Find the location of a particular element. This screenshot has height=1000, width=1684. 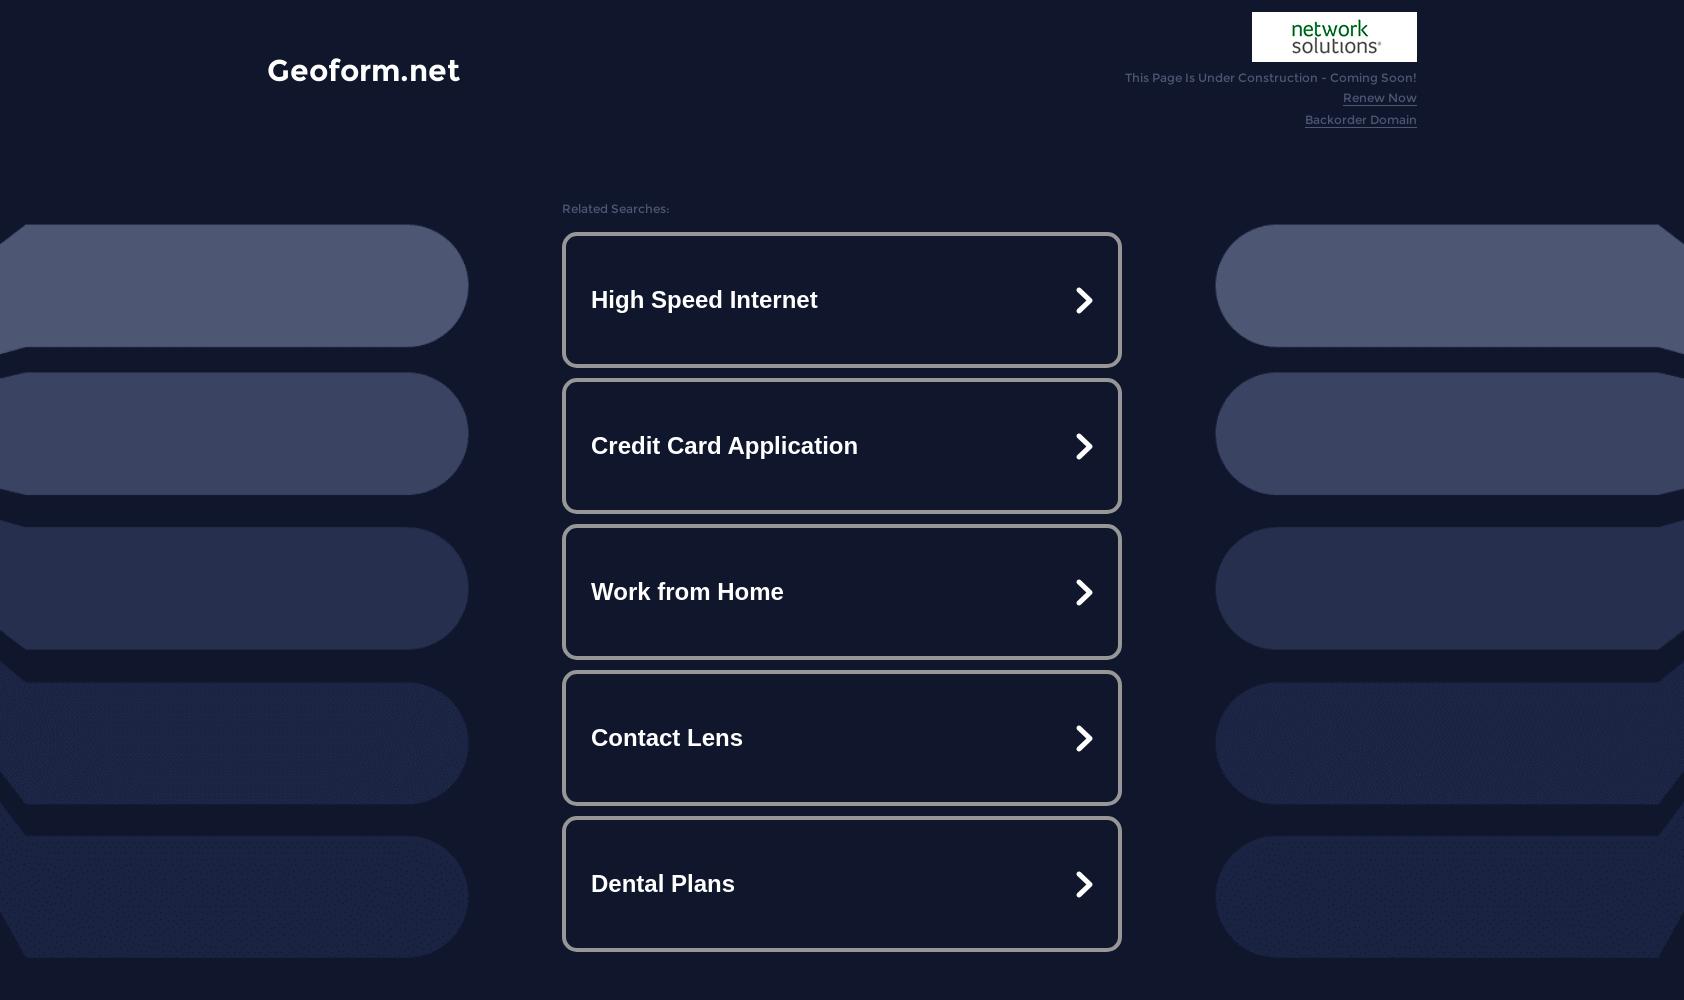

'Dental Plans' is located at coordinates (662, 883).